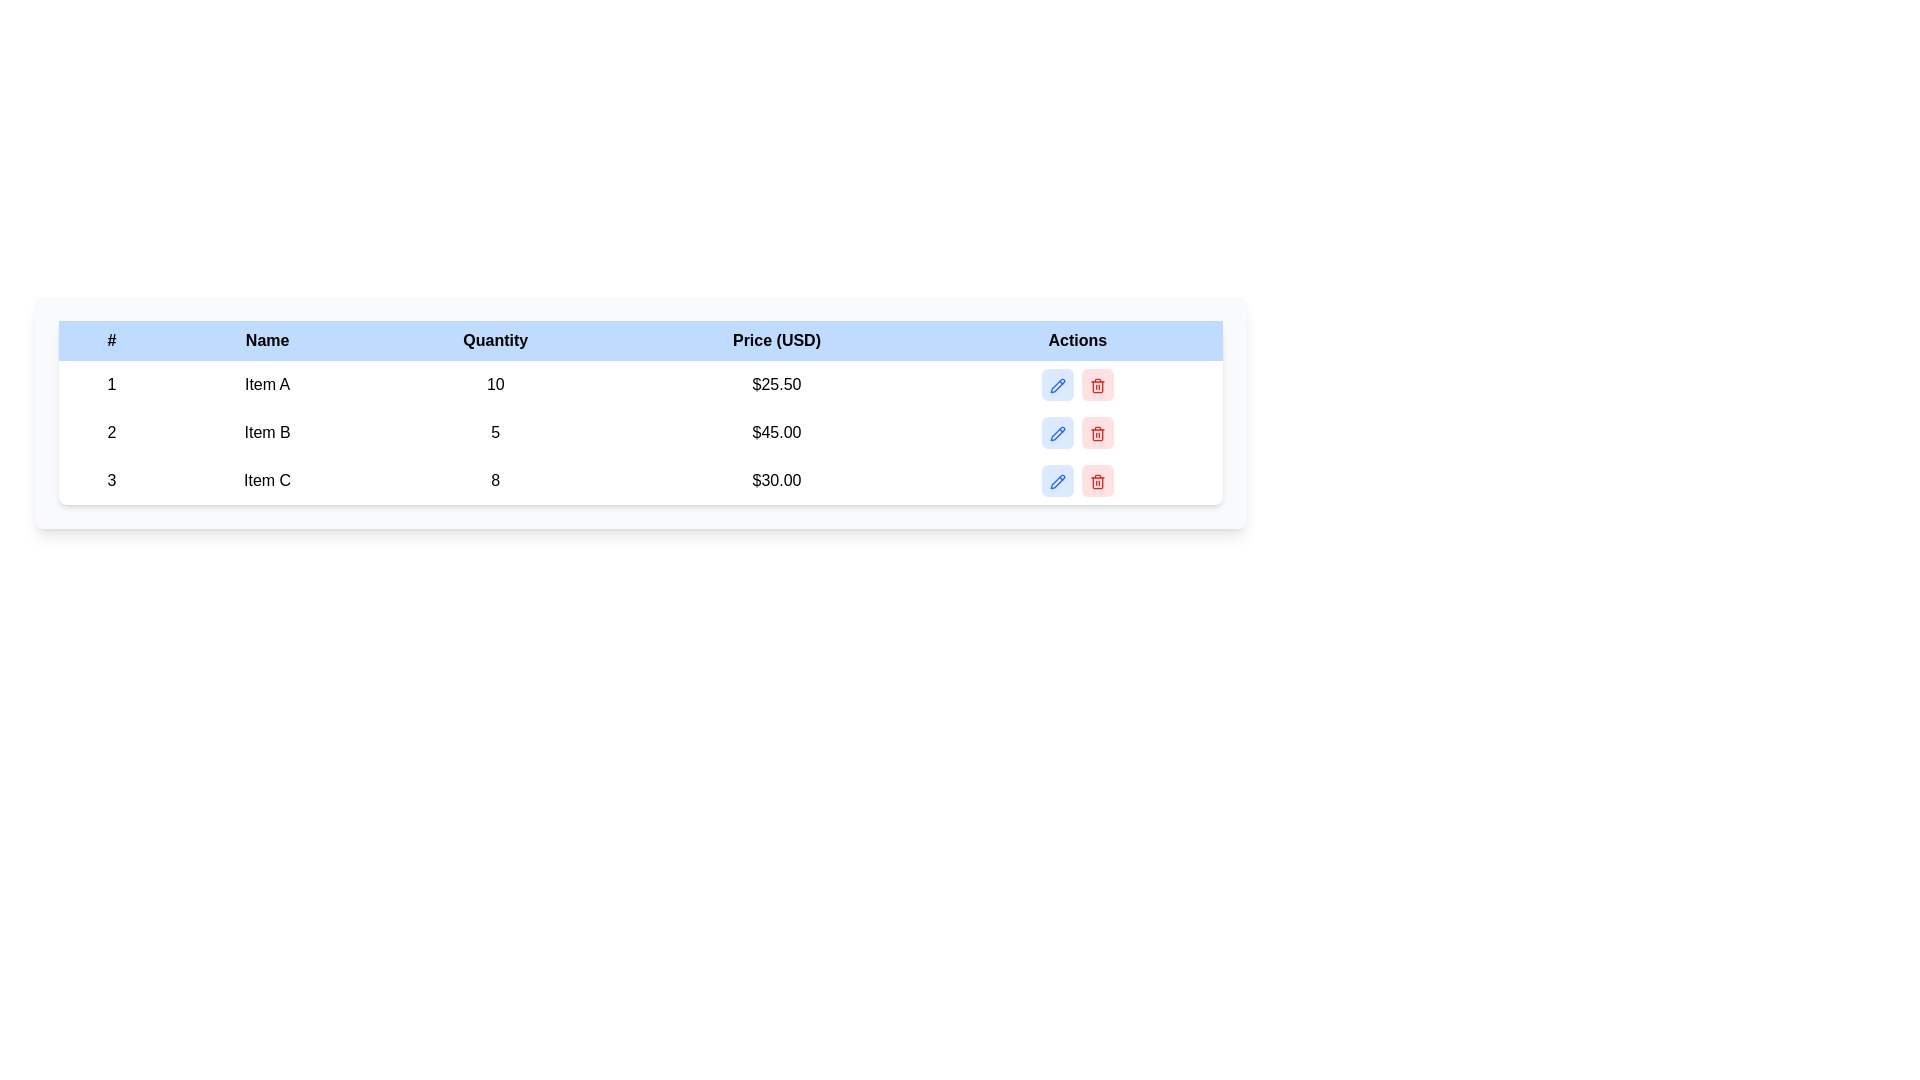  I want to click on the 'Quantity' text element displaying the quantity of the first item listed in the table, so click(495, 385).